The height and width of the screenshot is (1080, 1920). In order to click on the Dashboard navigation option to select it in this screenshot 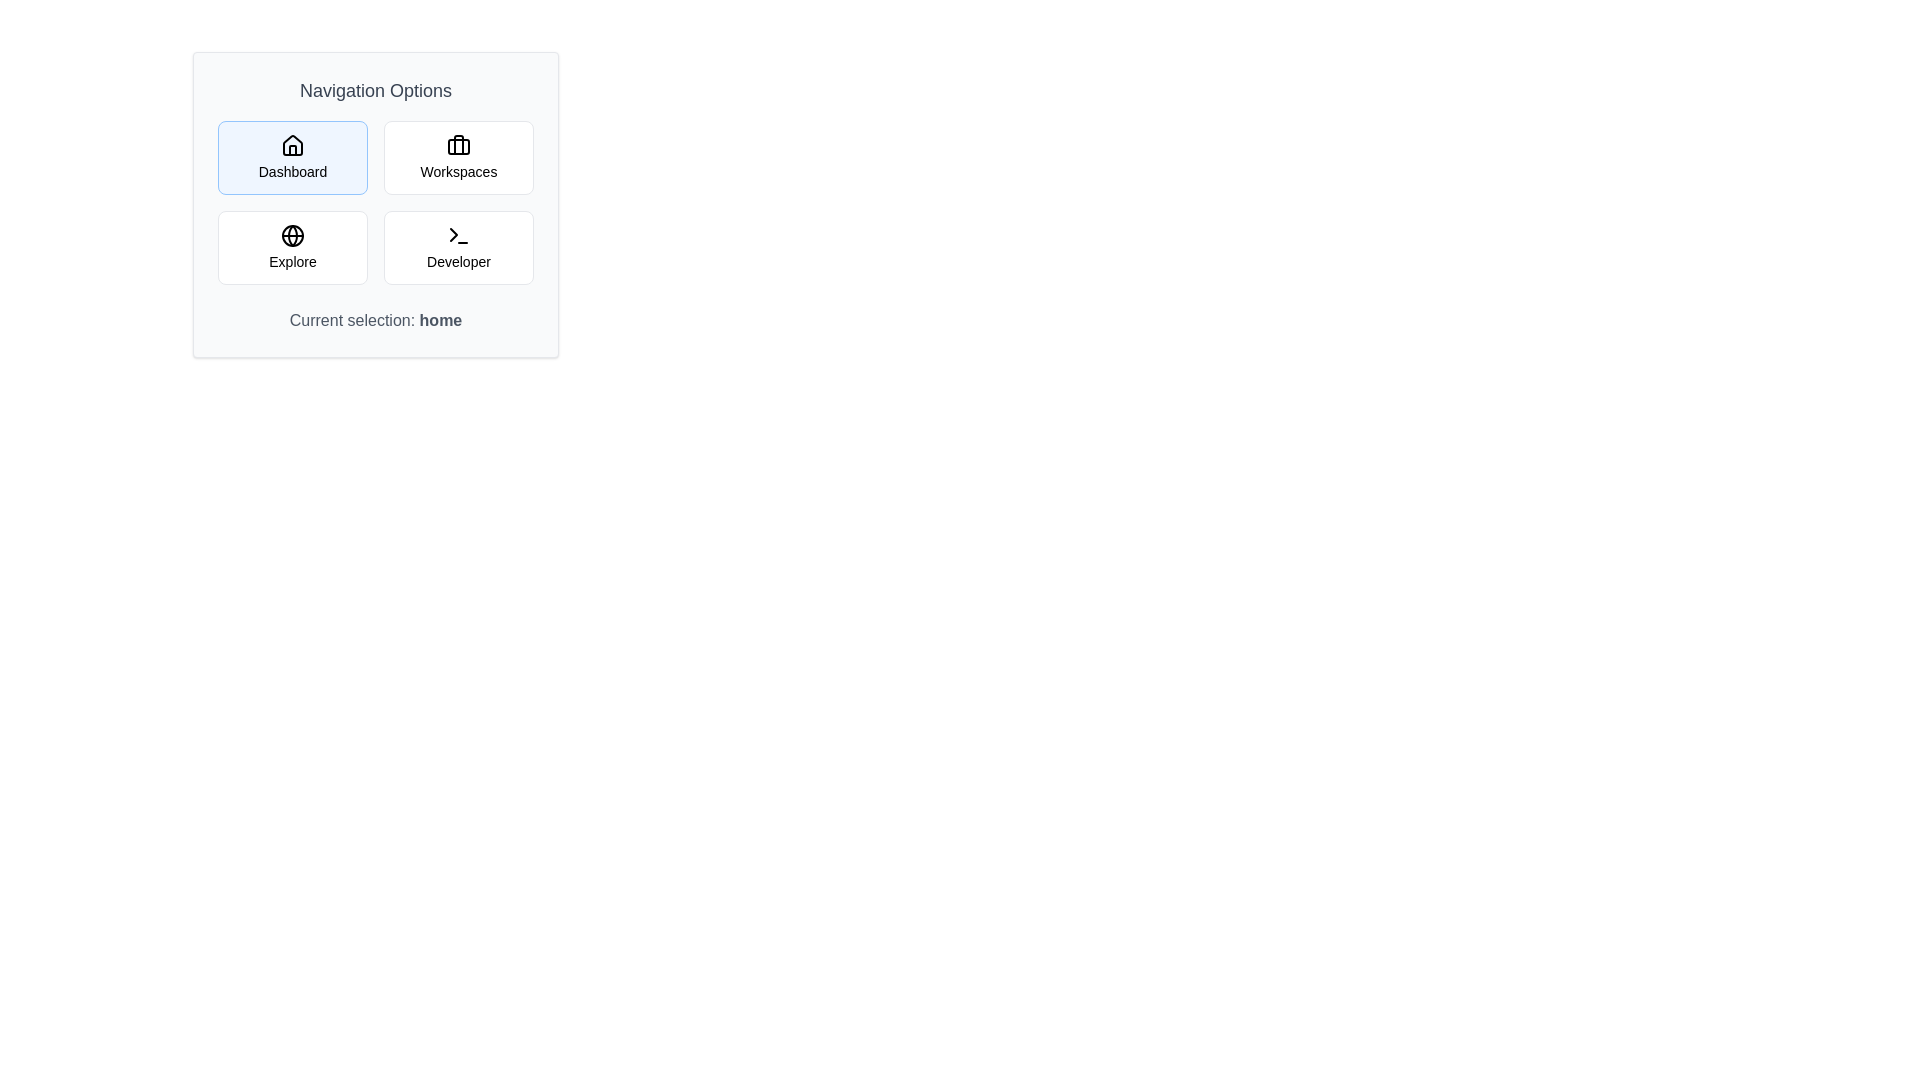, I will do `click(291, 157)`.